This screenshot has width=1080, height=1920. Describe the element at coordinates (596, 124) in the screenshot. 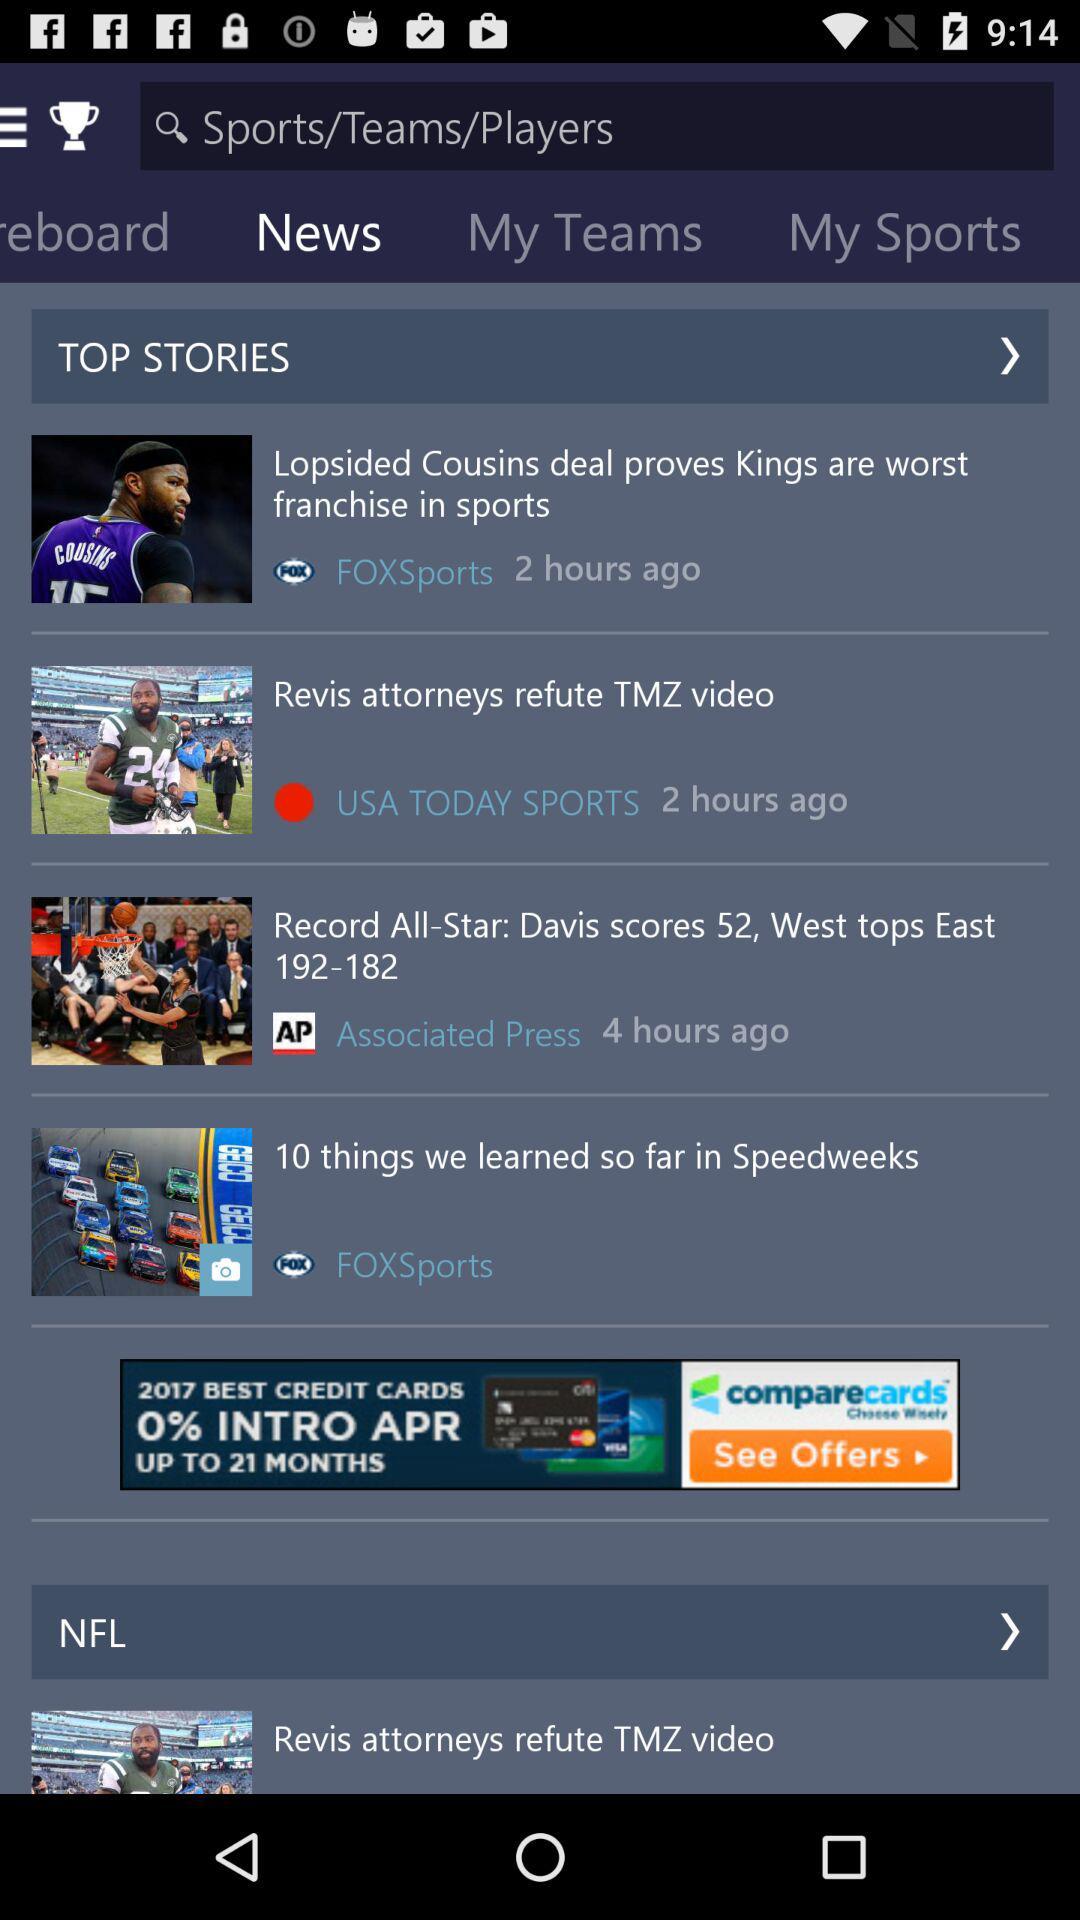

I see `icon above scoreboard` at that location.